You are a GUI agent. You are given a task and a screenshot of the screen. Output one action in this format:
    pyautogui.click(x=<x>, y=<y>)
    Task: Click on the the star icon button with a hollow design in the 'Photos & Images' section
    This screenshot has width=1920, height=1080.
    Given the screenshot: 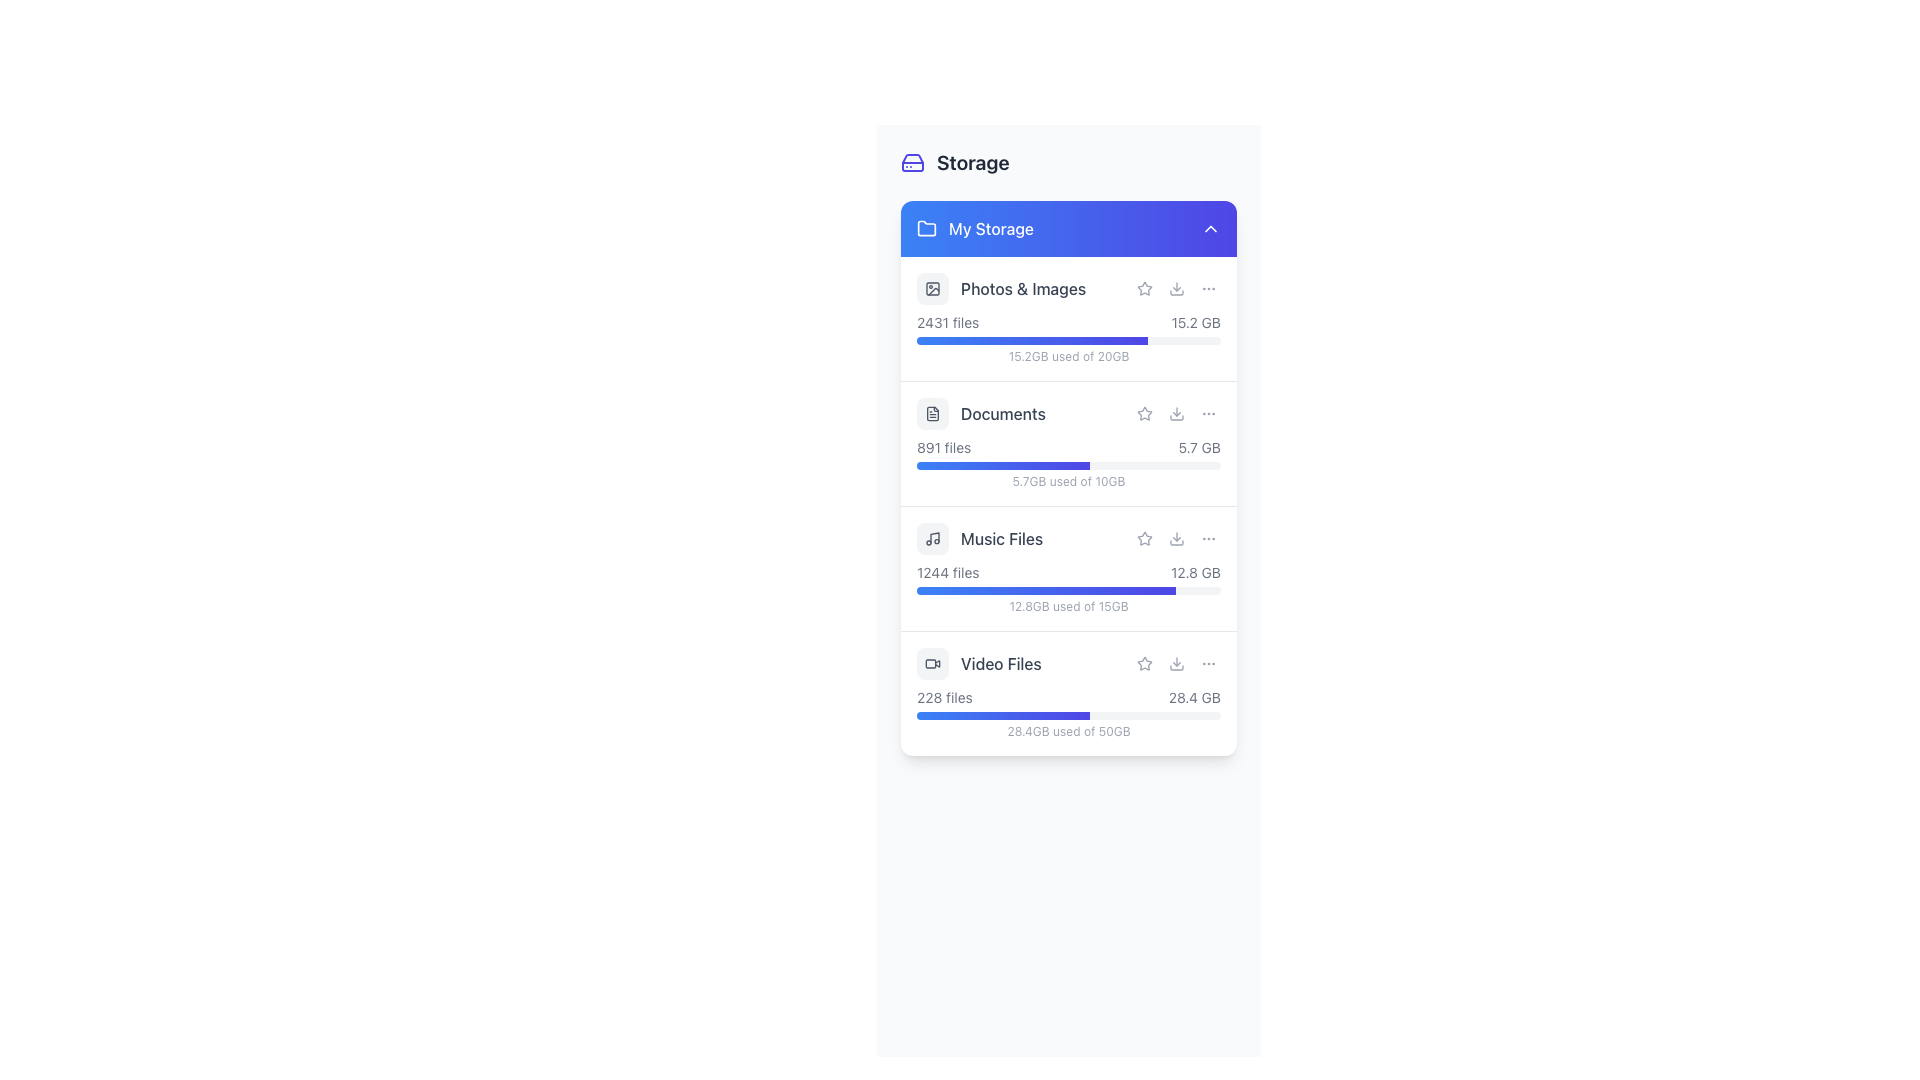 What is the action you would take?
    pyautogui.click(x=1145, y=289)
    